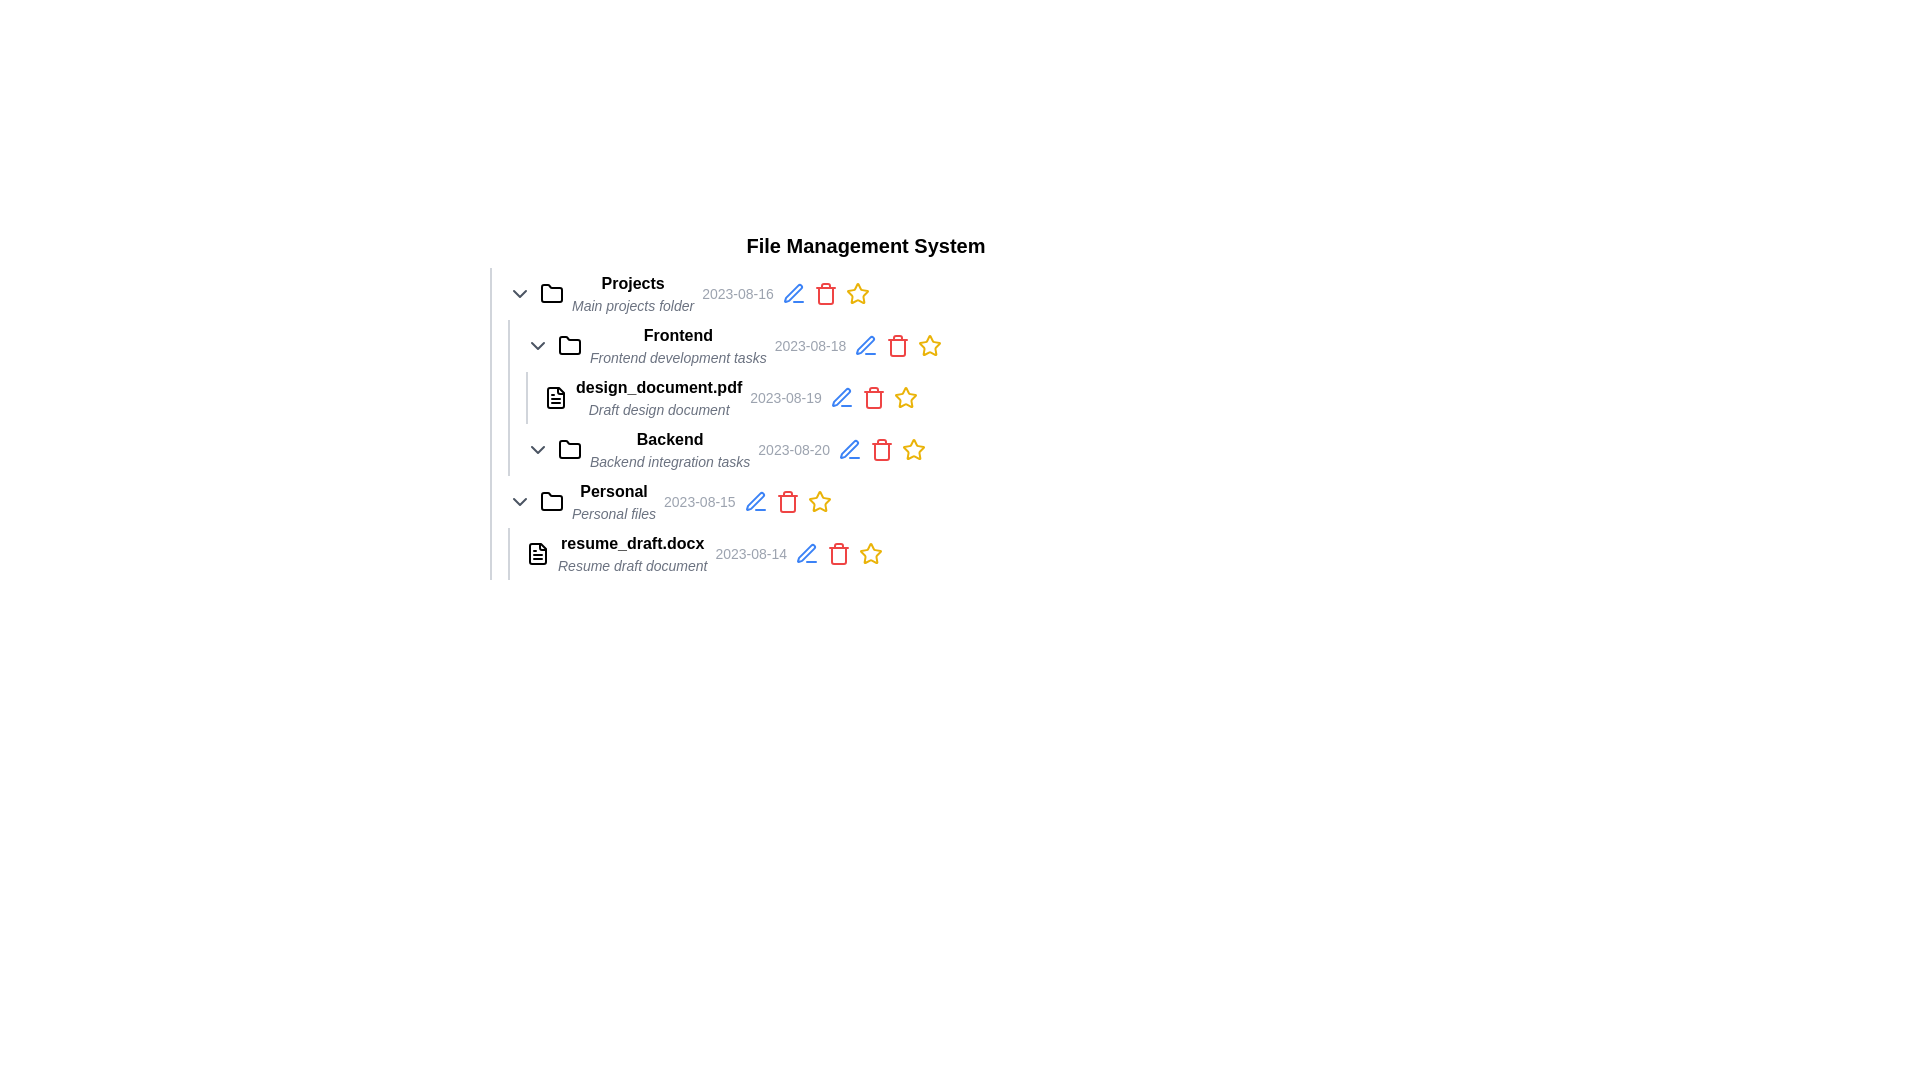 The width and height of the screenshot is (1920, 1080). What do you see at coordinates (631, 566) in the screenshot?
I see `the text label styled in italic and gray that reads 'Resume draft document', located under the document title 'resume_draft.docx' in the file management system` at bounding box center [631, 566].